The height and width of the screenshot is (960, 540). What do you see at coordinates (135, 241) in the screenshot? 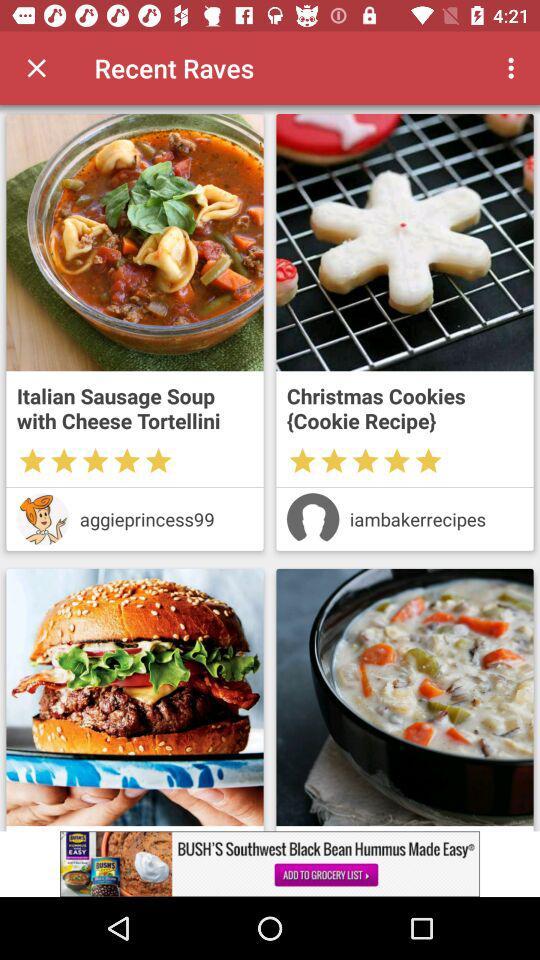
I see `open recipe` at bounding box center [135, 241].